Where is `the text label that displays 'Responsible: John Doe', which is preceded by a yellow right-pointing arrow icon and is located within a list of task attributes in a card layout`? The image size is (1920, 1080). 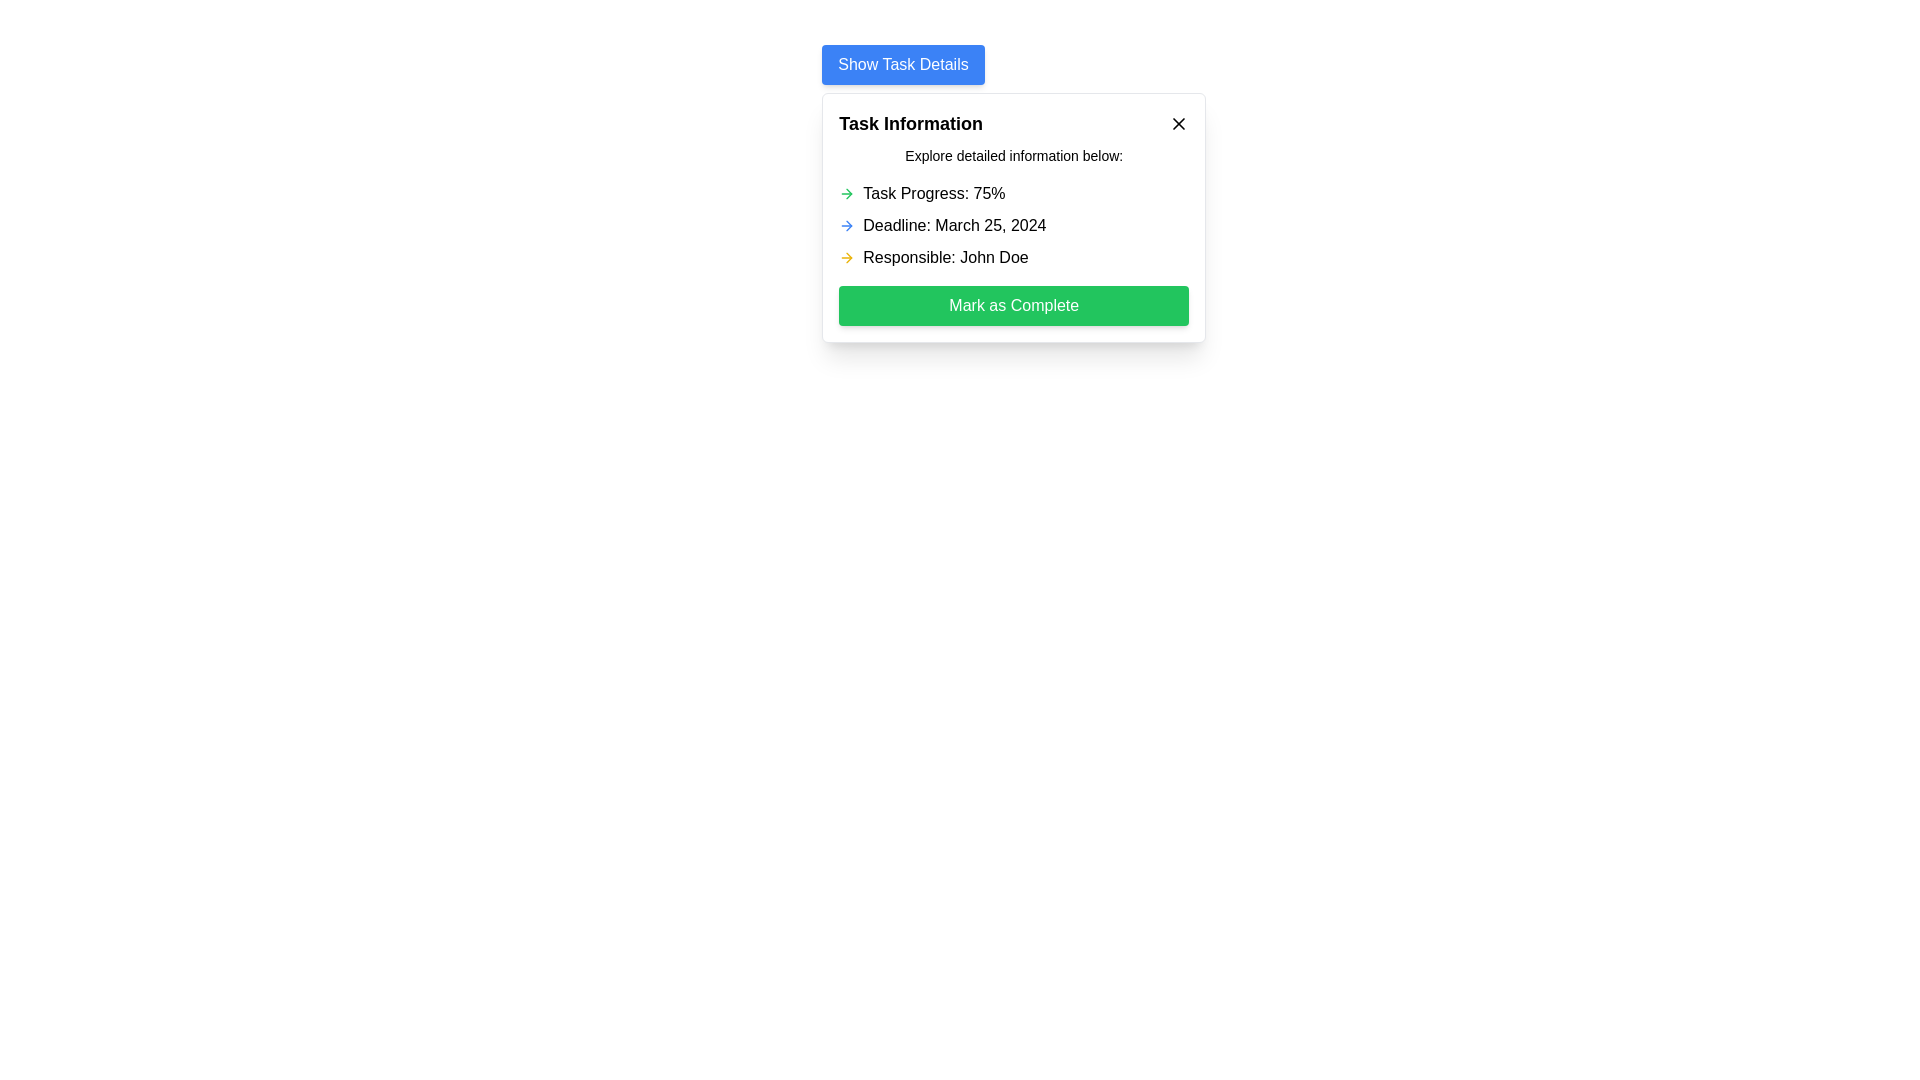
the text label that displays 'Responsible: John Doe', which is preceded by a yellow right-pointing arrow icon and is located within a list of task attributes in a card layout is located at coordinates (1014, 257).